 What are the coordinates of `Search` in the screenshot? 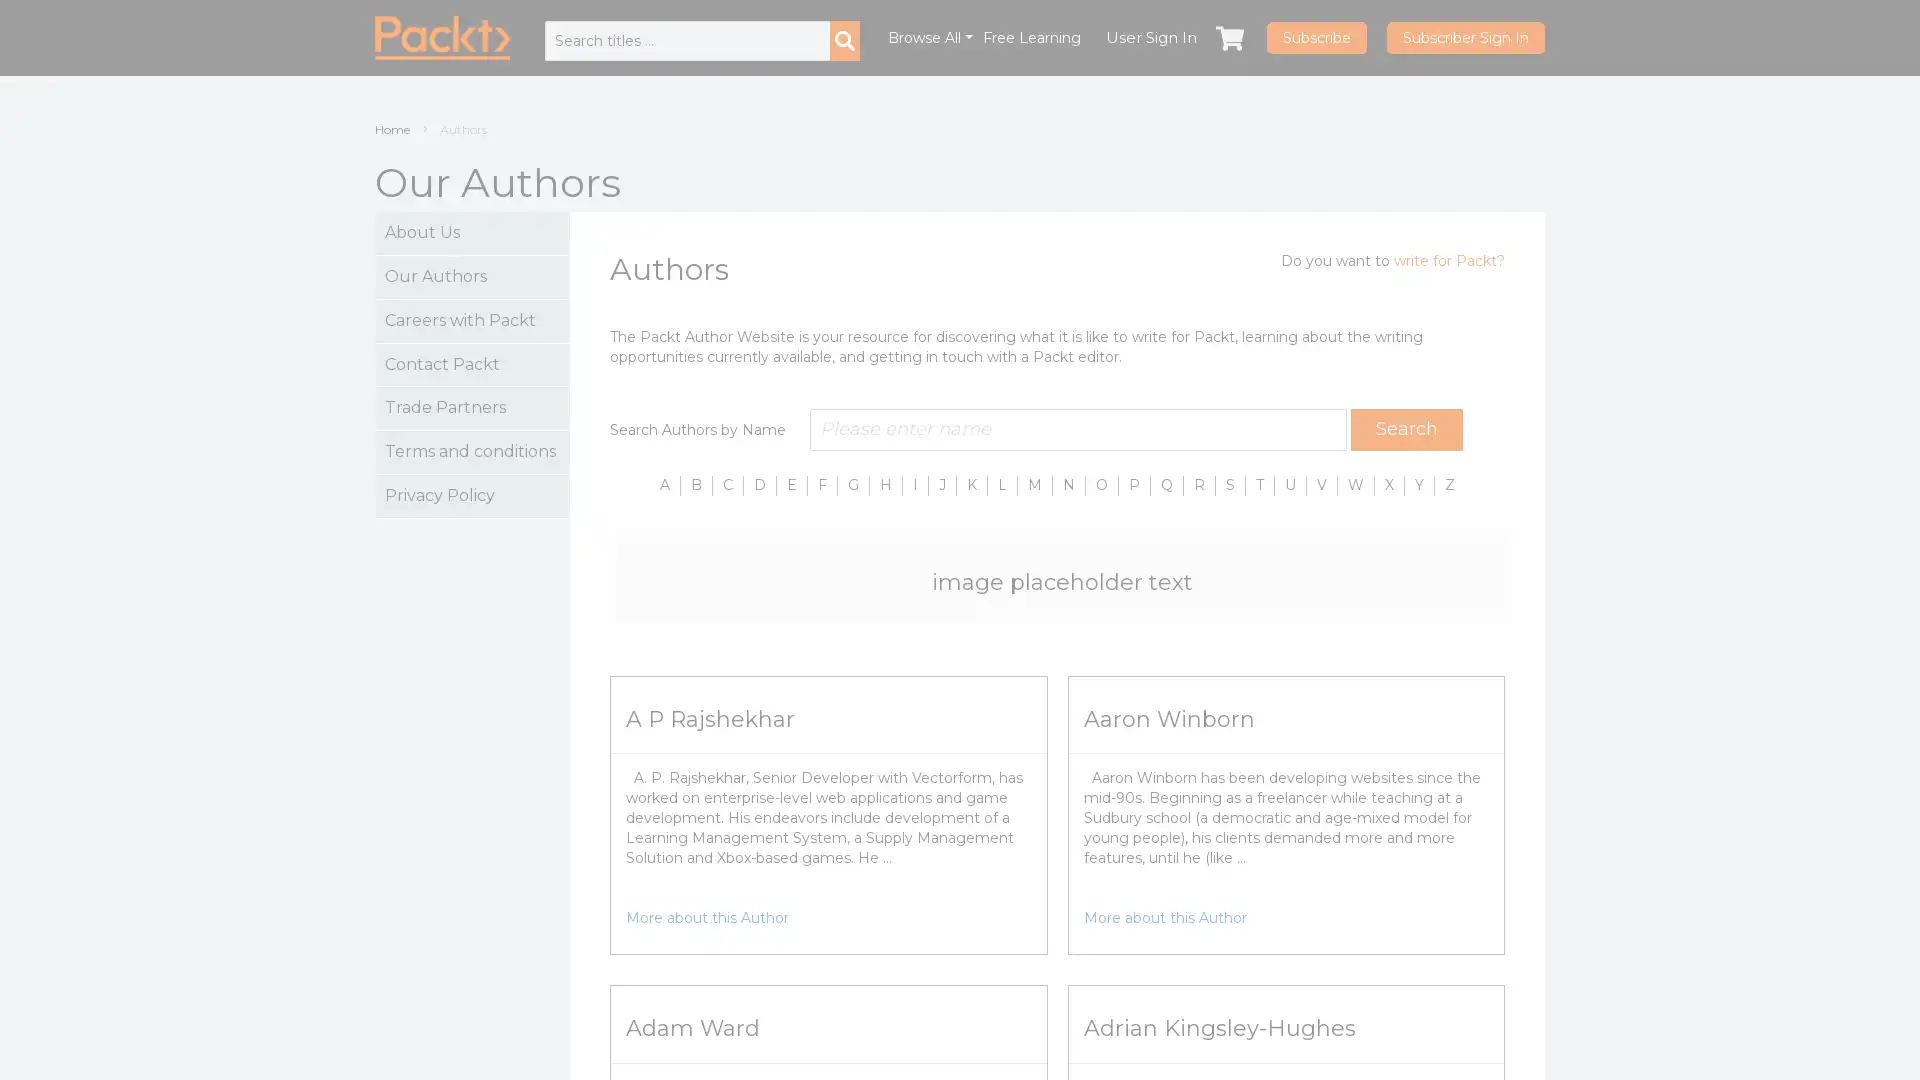 It's located at (844, 41).